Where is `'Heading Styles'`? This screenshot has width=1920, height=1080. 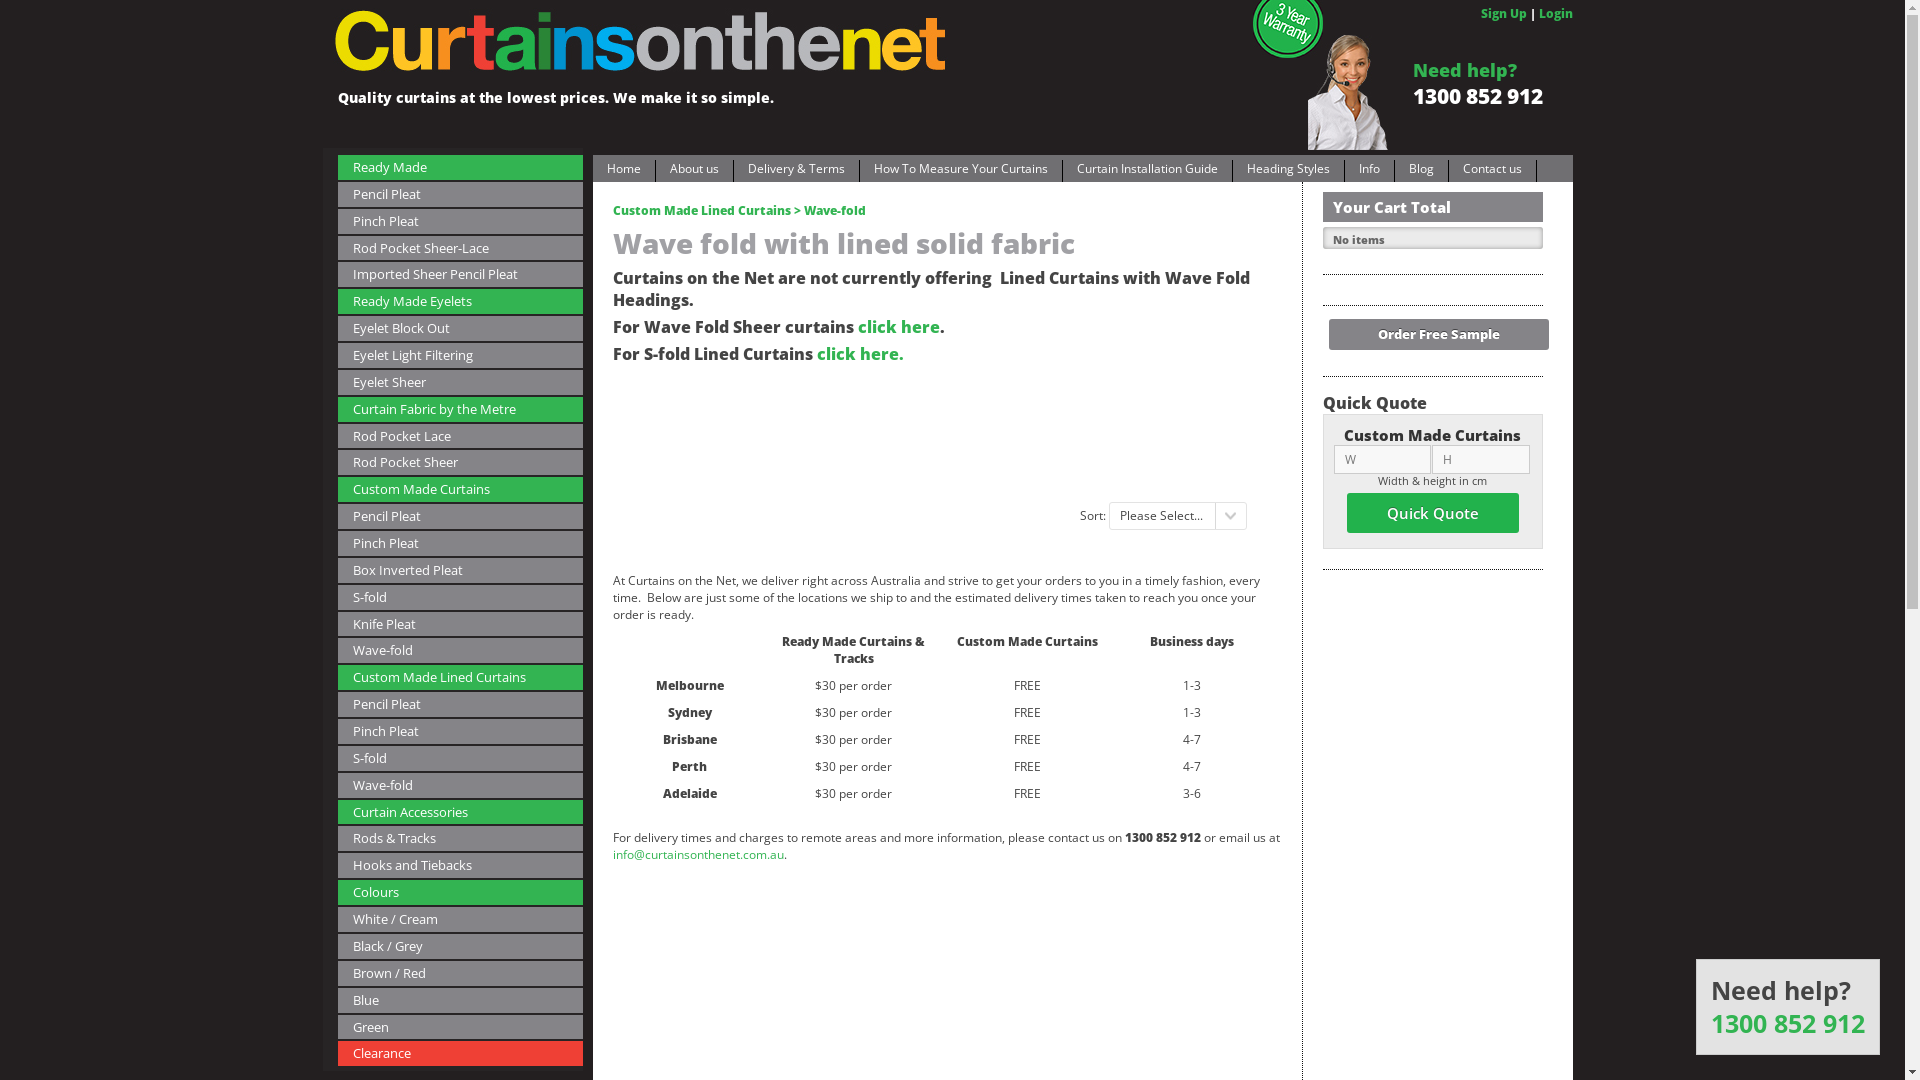 'Heading Styles' is located at coordinates (1231, 169).